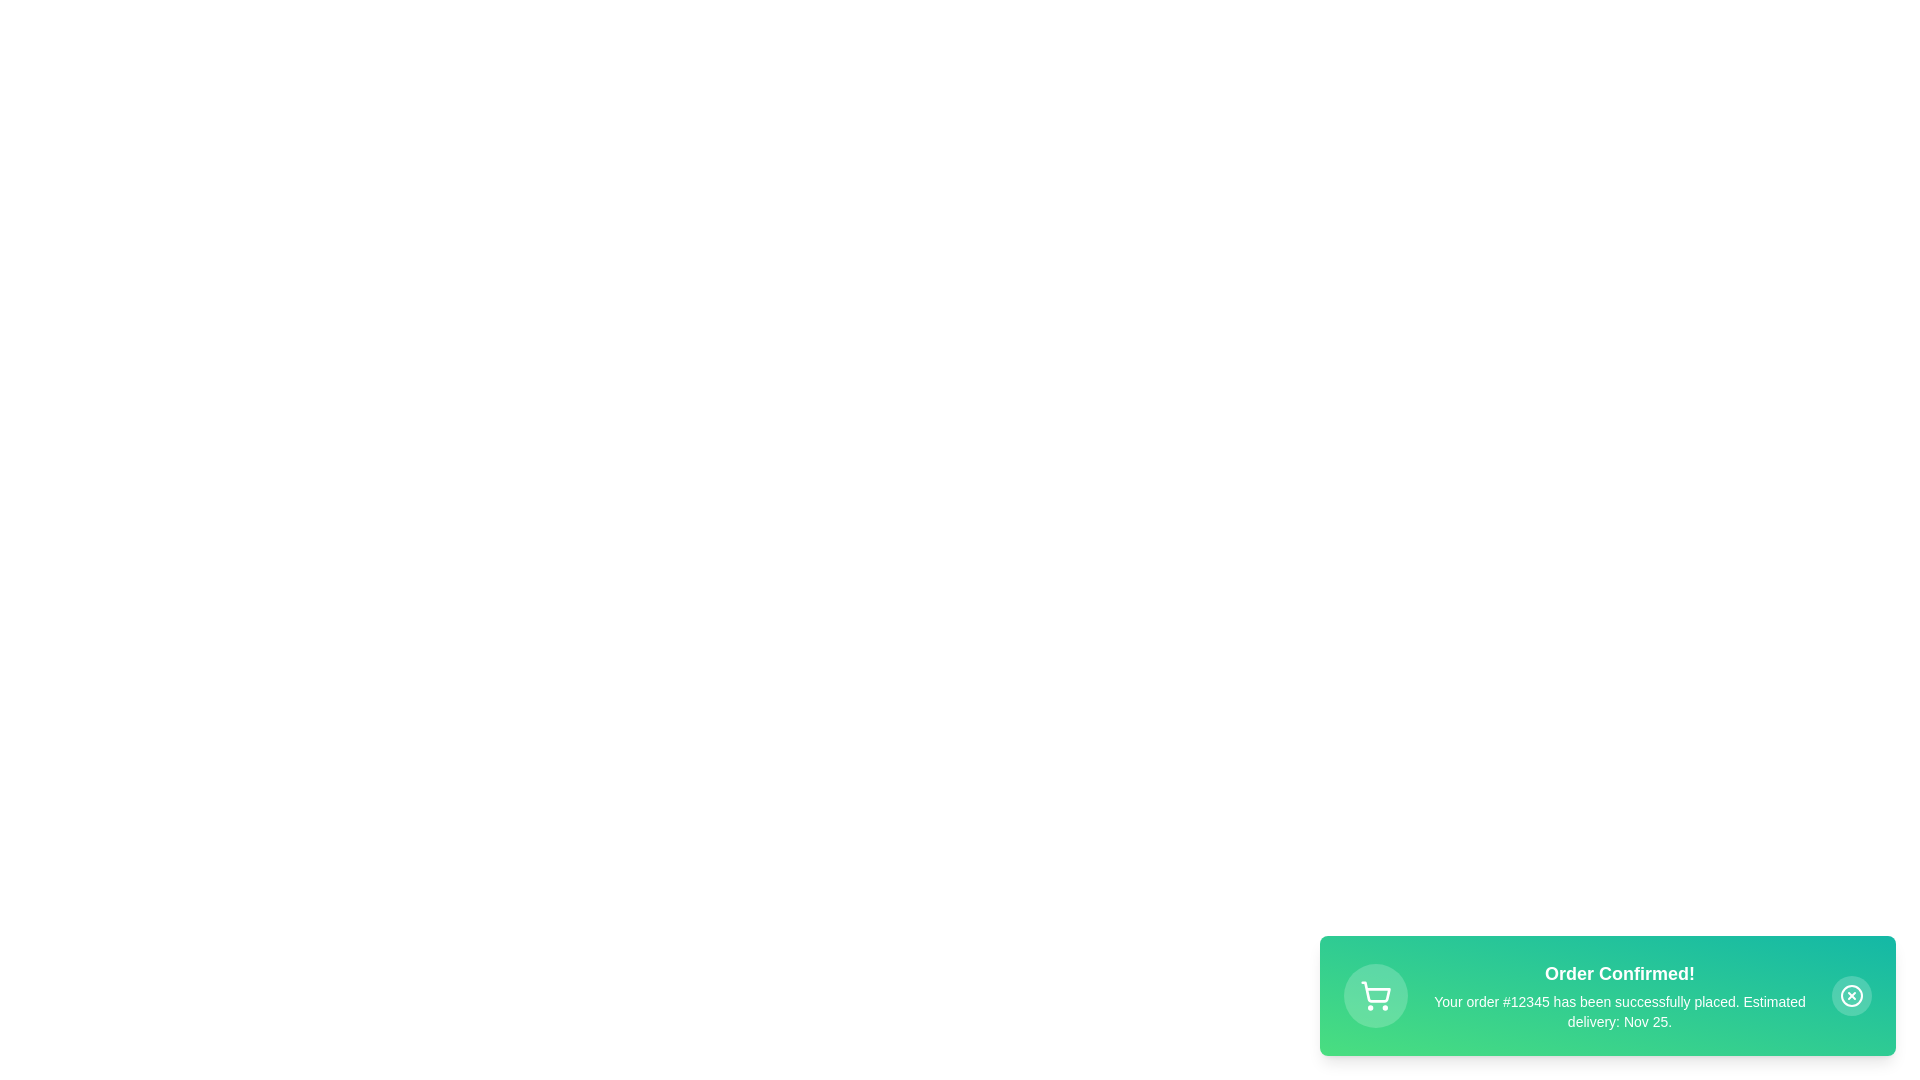 The width and height of the screenshot is (1920, 1080). Describe the element at coordinates (1375, 992) in the screenshot. I see `the decorative shopping cart icon located in the lower-right portion of the green notification card` at that location.